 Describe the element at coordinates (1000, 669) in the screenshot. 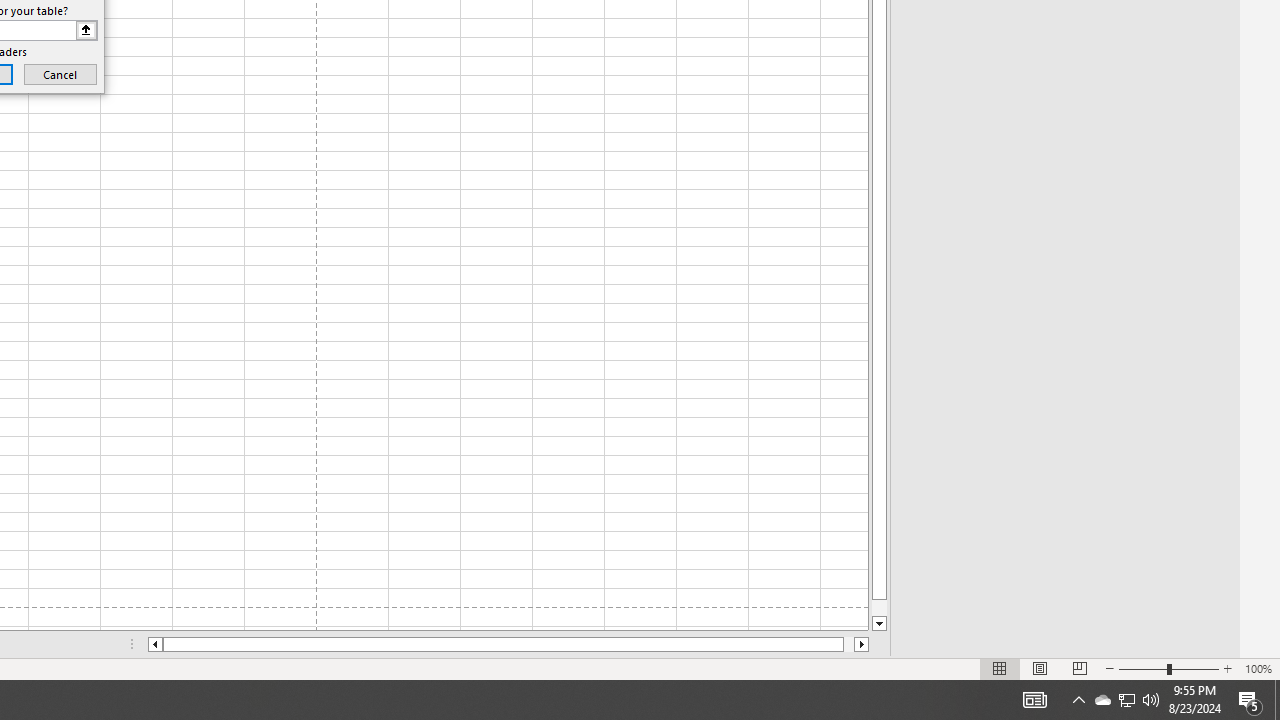

I see `'Normal'` at that location.